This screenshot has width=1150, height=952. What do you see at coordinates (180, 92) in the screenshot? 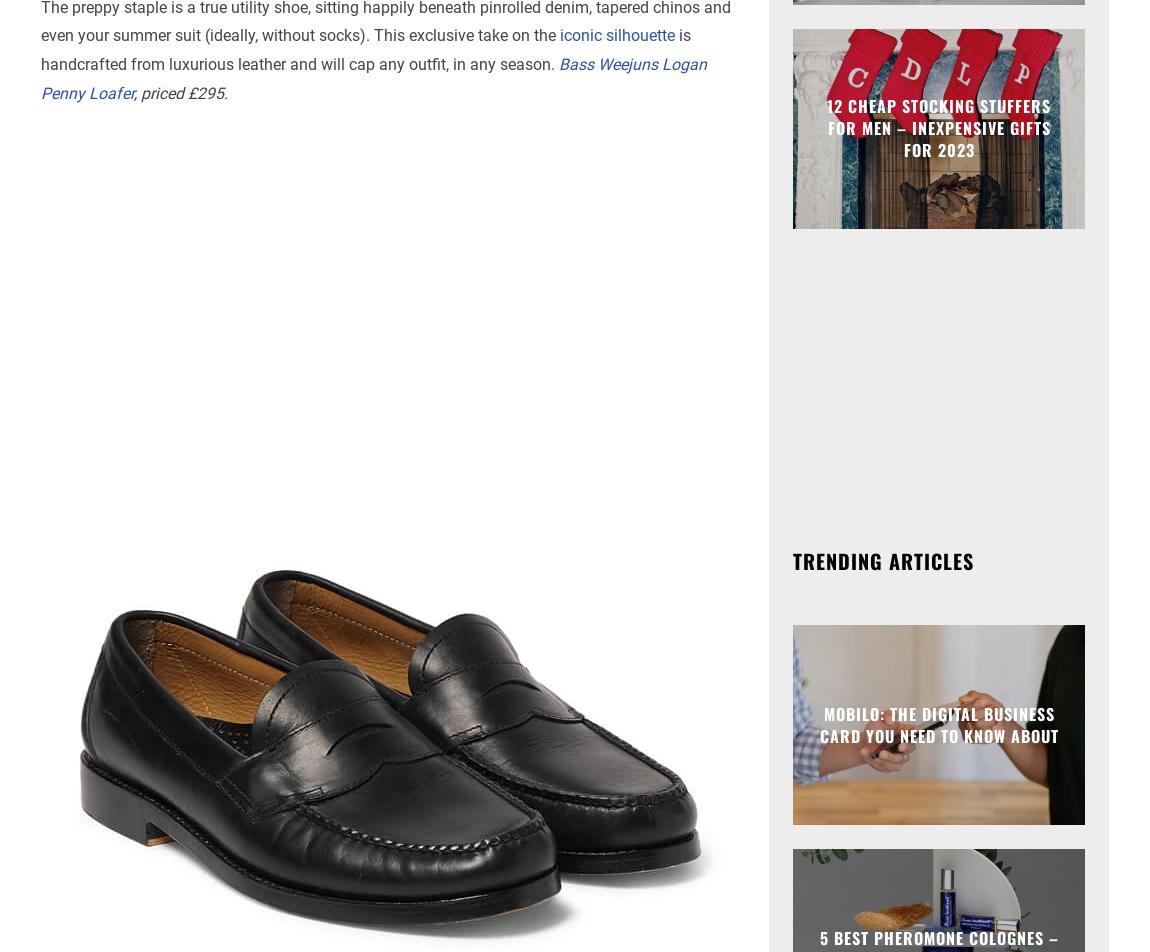
I see `', priced £295.'` at bounding box center [180, 92].